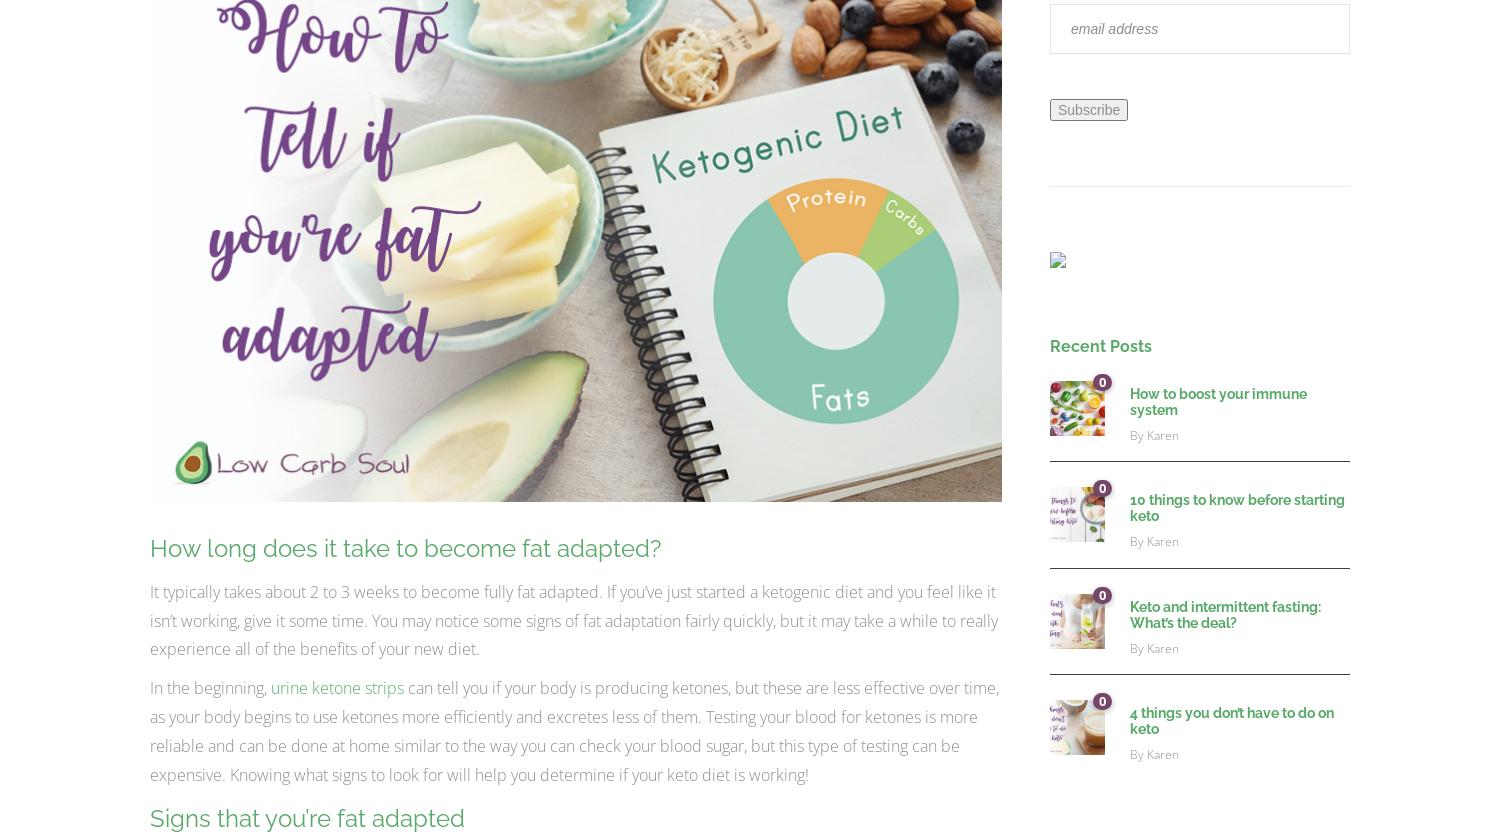  What do you see at coordinates (95, 732) in the screenshot?
I see `'About'` at bounding box center [95, 732].